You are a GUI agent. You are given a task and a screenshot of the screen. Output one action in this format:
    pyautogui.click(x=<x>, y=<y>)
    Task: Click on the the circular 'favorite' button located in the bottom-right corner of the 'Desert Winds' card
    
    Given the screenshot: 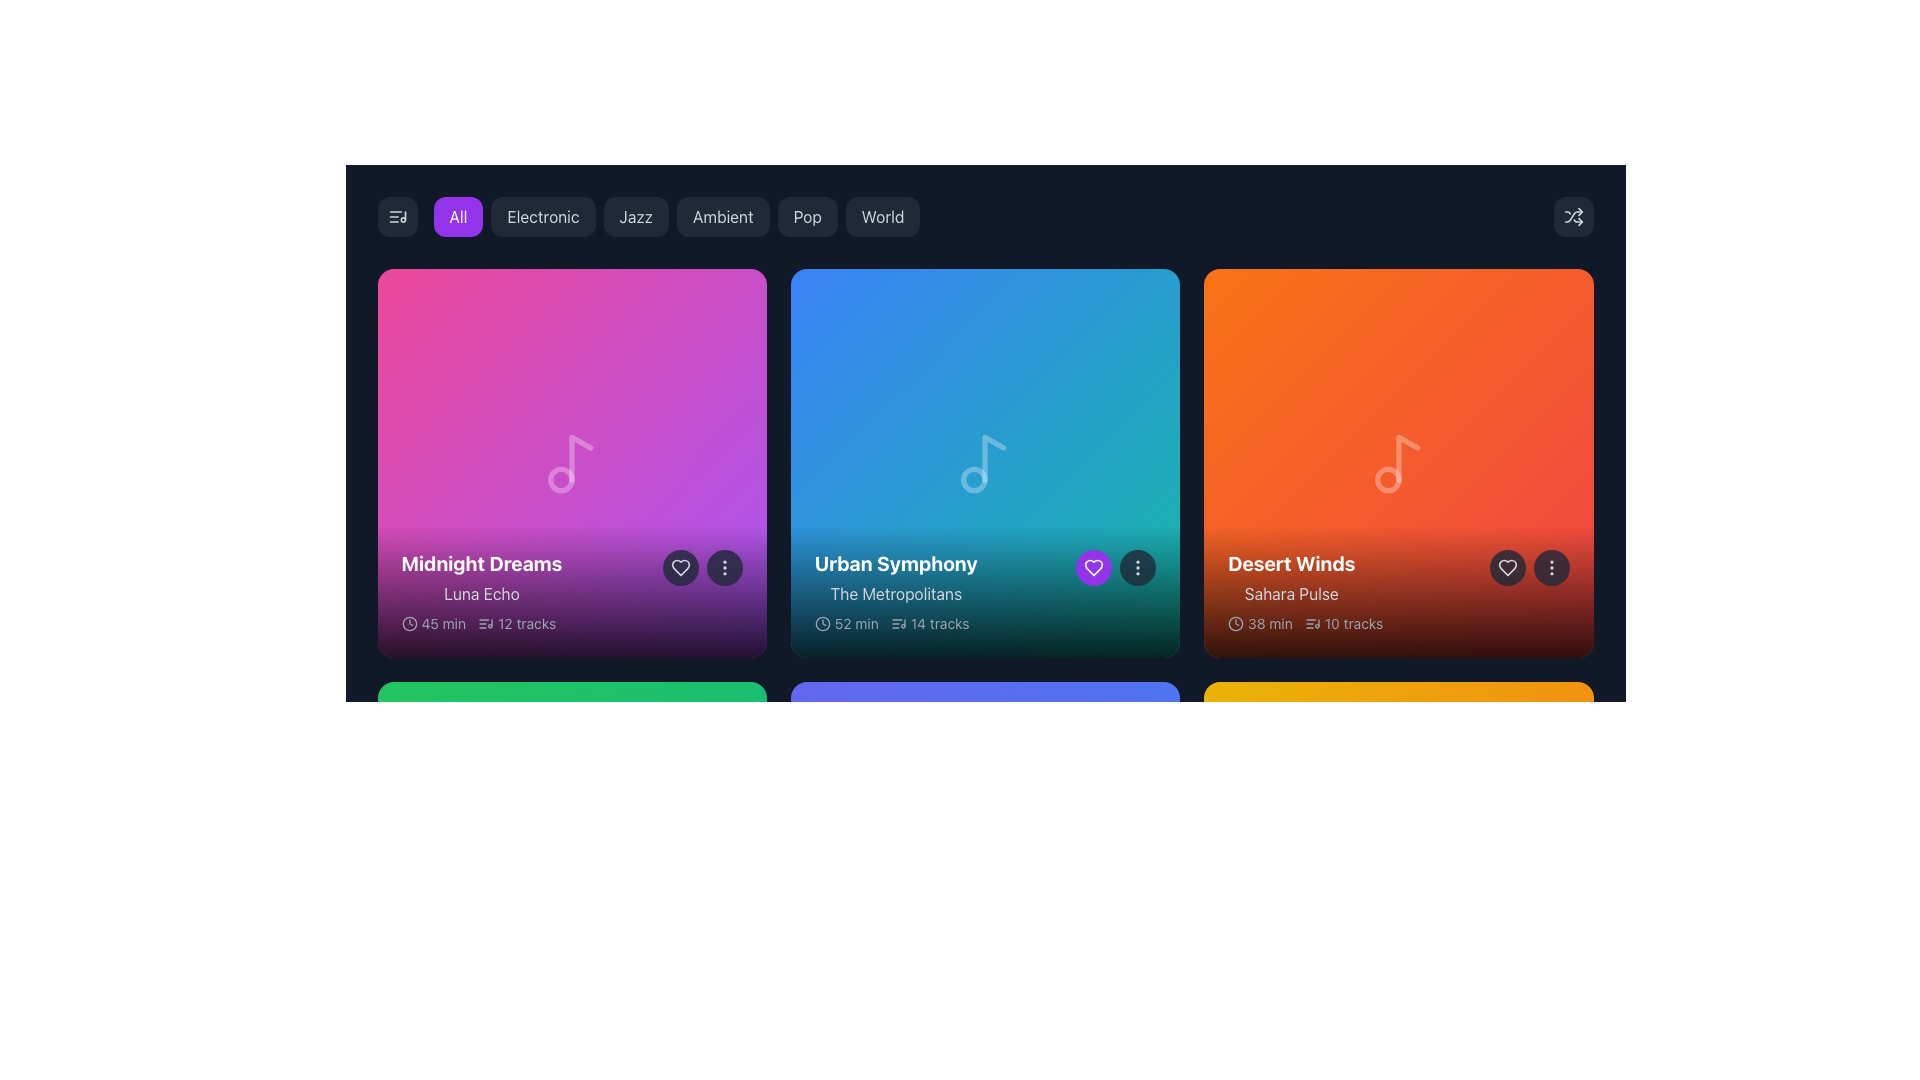 What is the action you would take?
    pyautogui.click(x=1507, y=568)
    